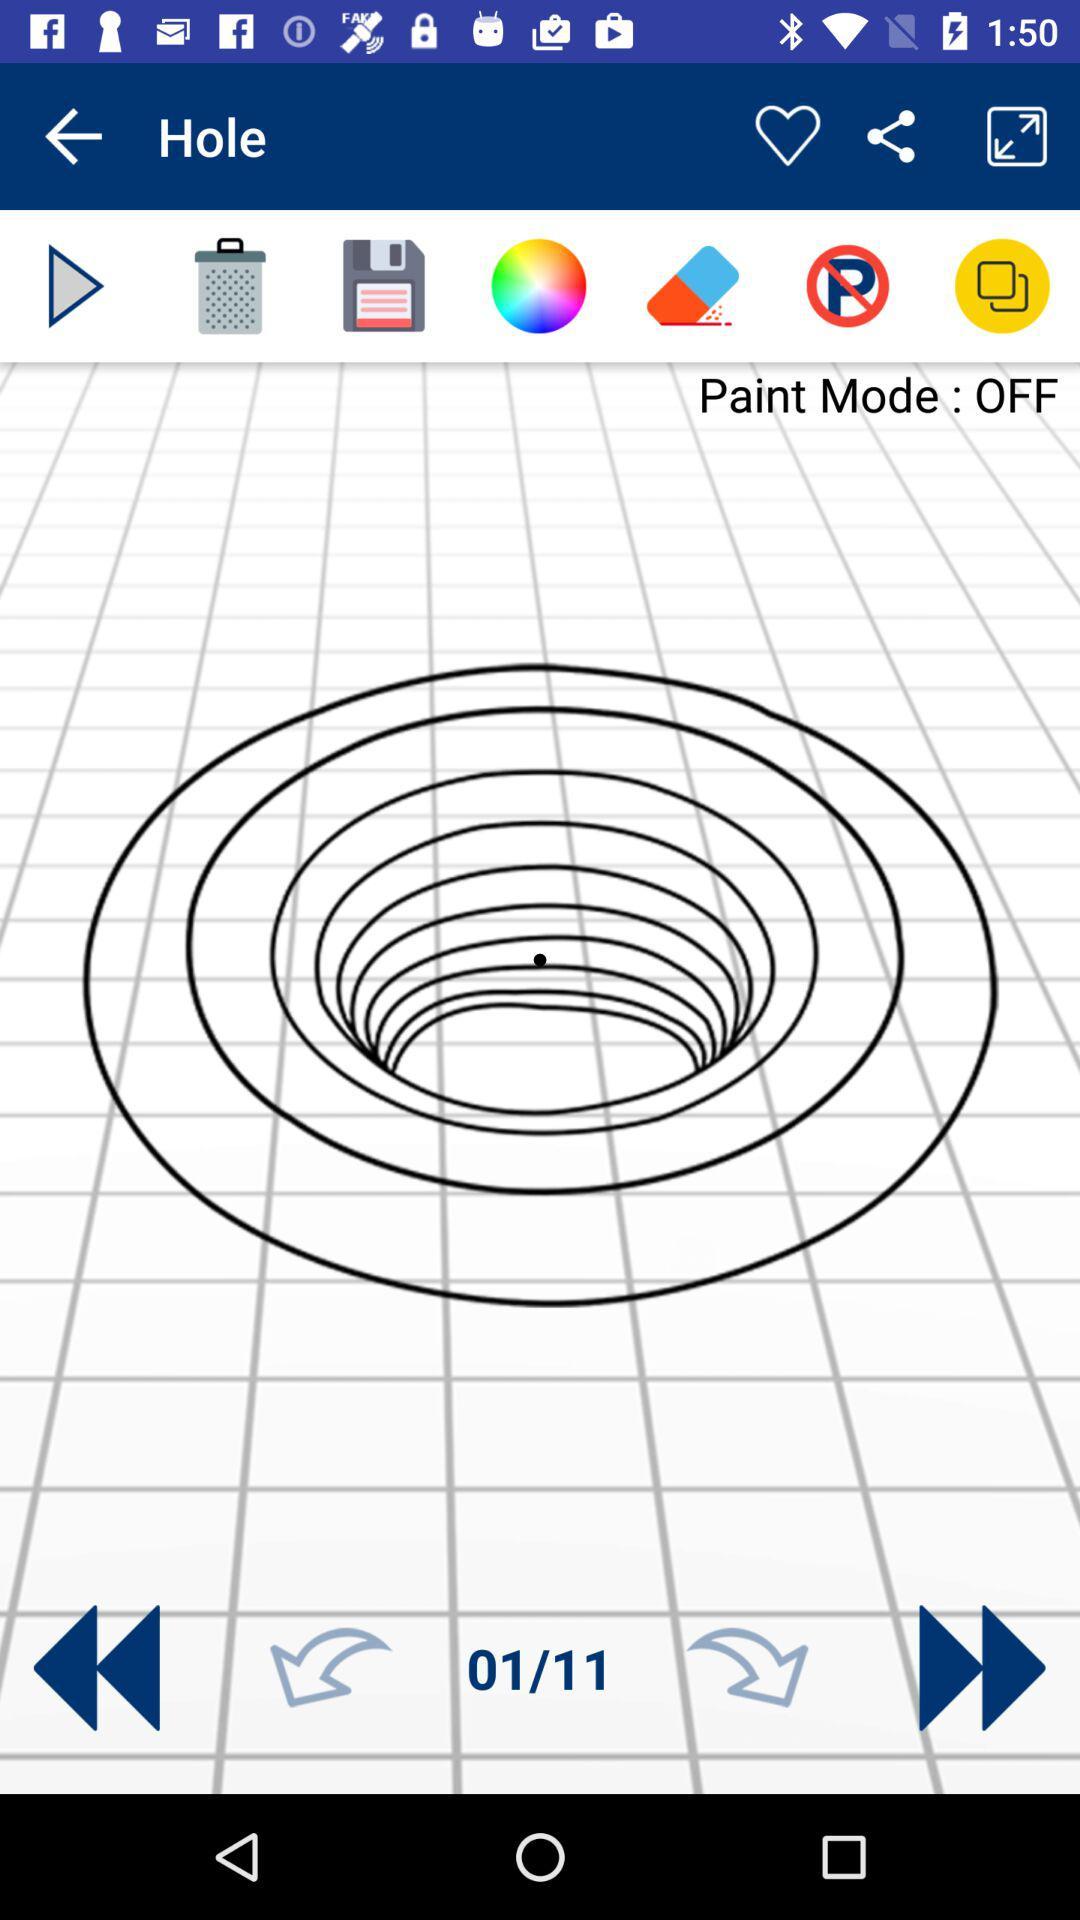 The image size is (1080, 1920). Describe the element at coordinates (981, 1668) in the screenshot. I see `the av_forward icon` at that location.